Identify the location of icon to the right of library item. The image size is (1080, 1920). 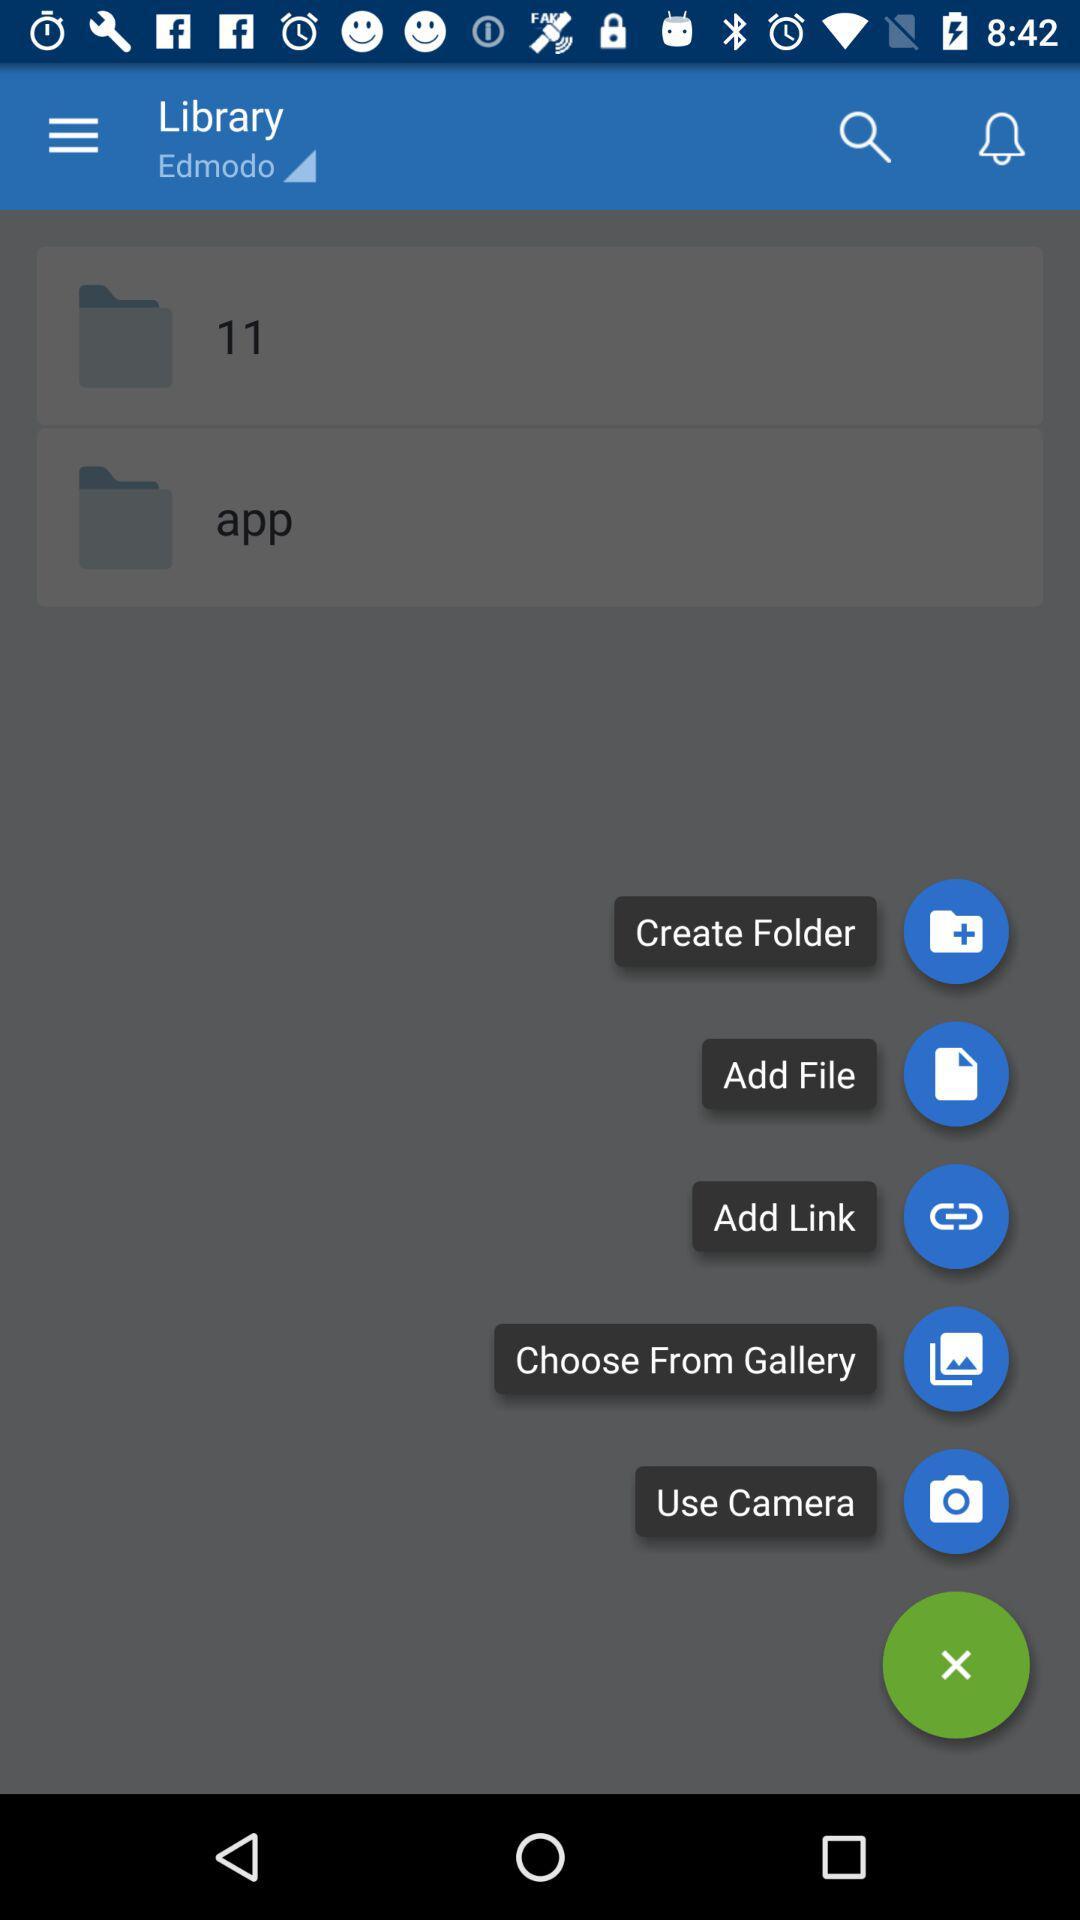
(863, 135).